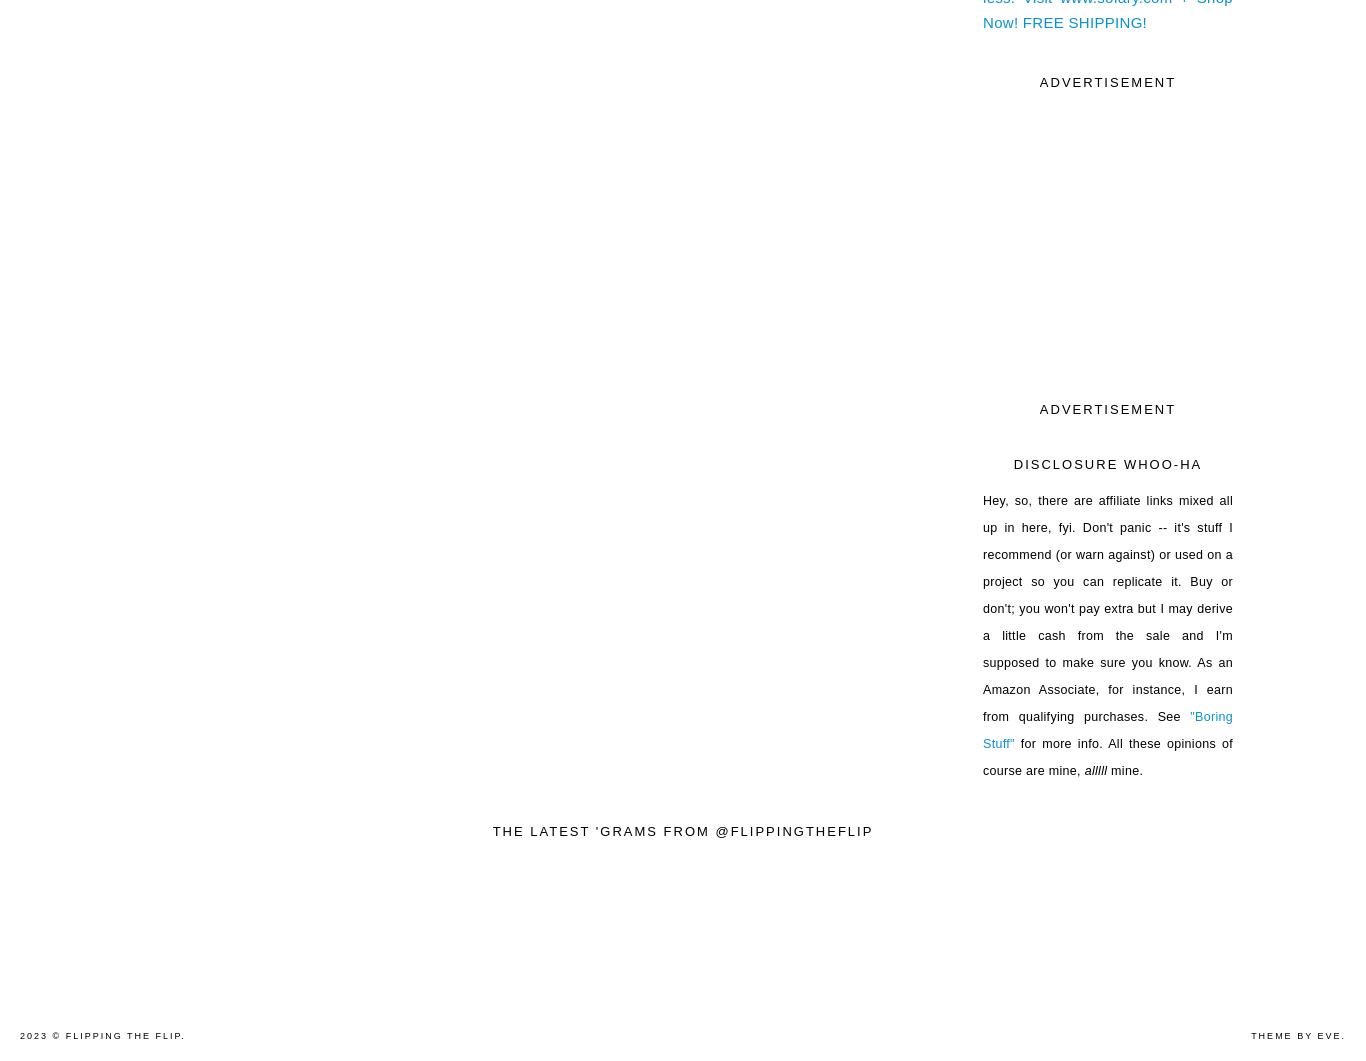 The image size is (1366, 1061). Describe the element at coordinates (681, 830) in the screenshot. I see `'the latest 'grams from @flippingtheflip'` at that location.